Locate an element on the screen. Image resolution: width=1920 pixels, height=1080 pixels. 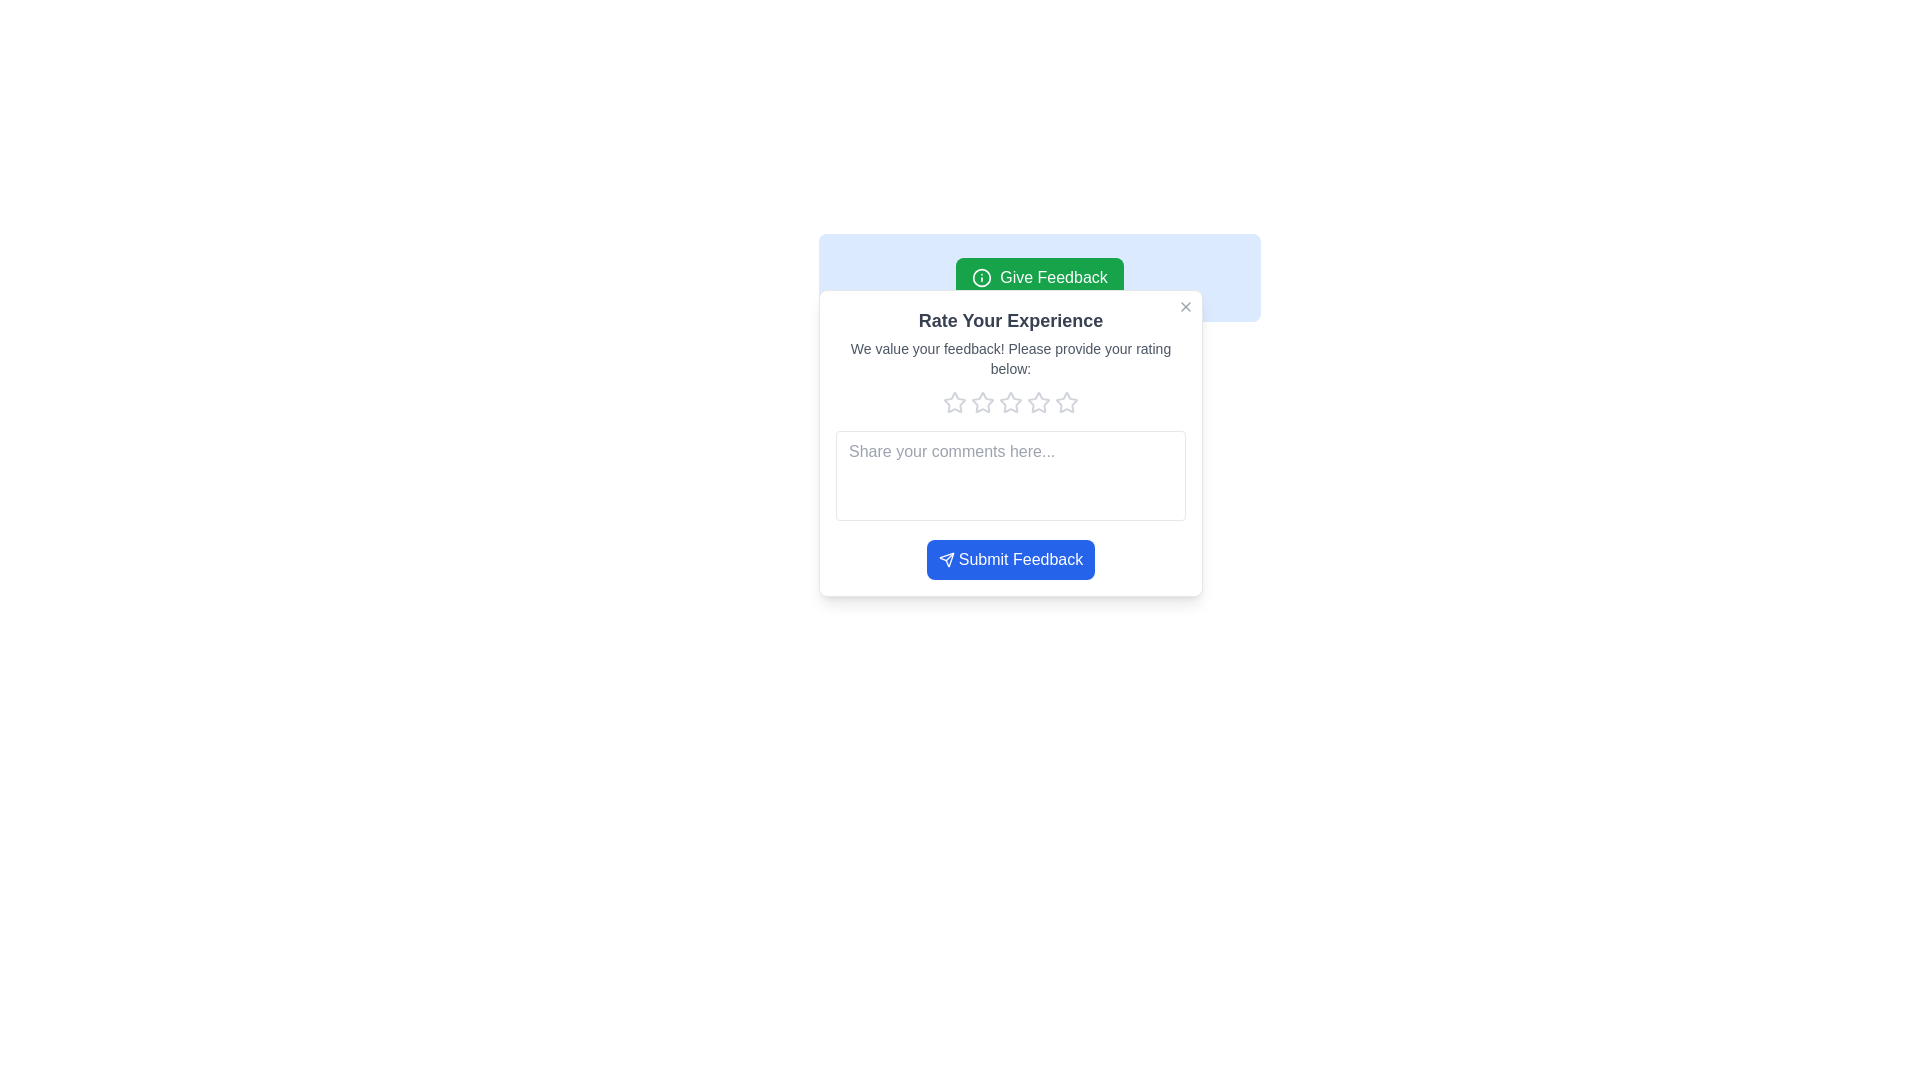
to select the star-shaped icon (second star) in the feedback rating section, which is part of a horizontal row of five stars is located at coordinates (1011, 402).